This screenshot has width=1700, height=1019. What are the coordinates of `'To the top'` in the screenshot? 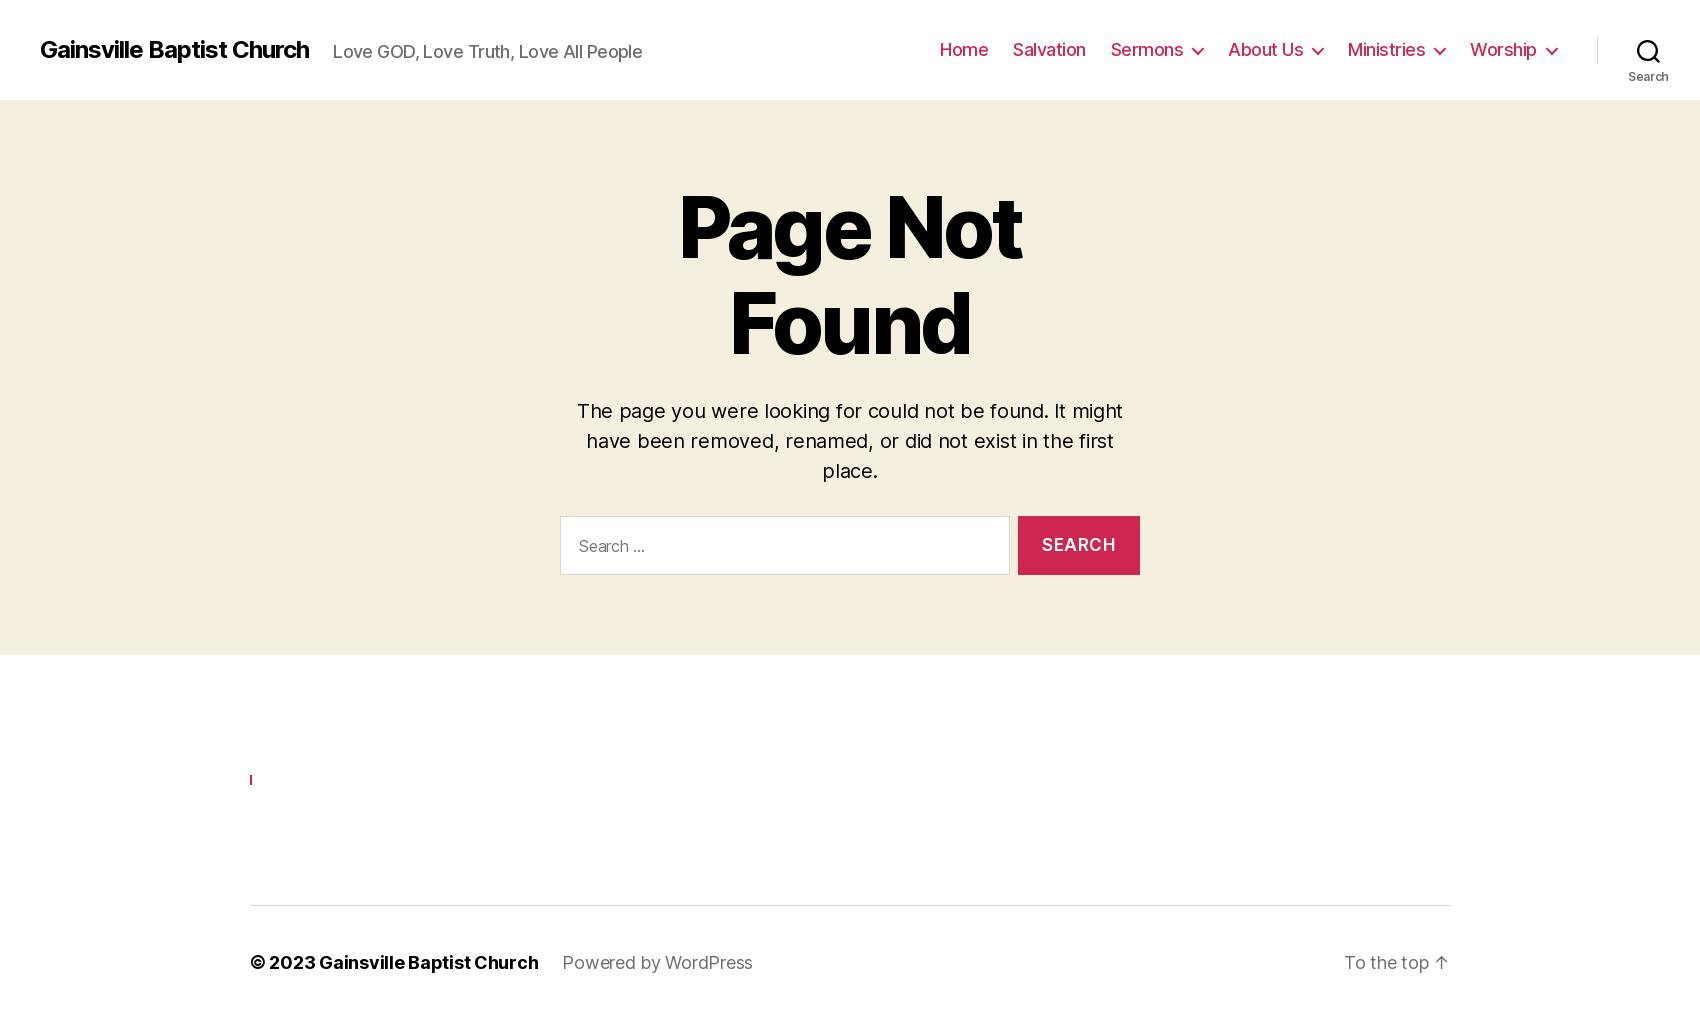 It's located at (1387, 956).